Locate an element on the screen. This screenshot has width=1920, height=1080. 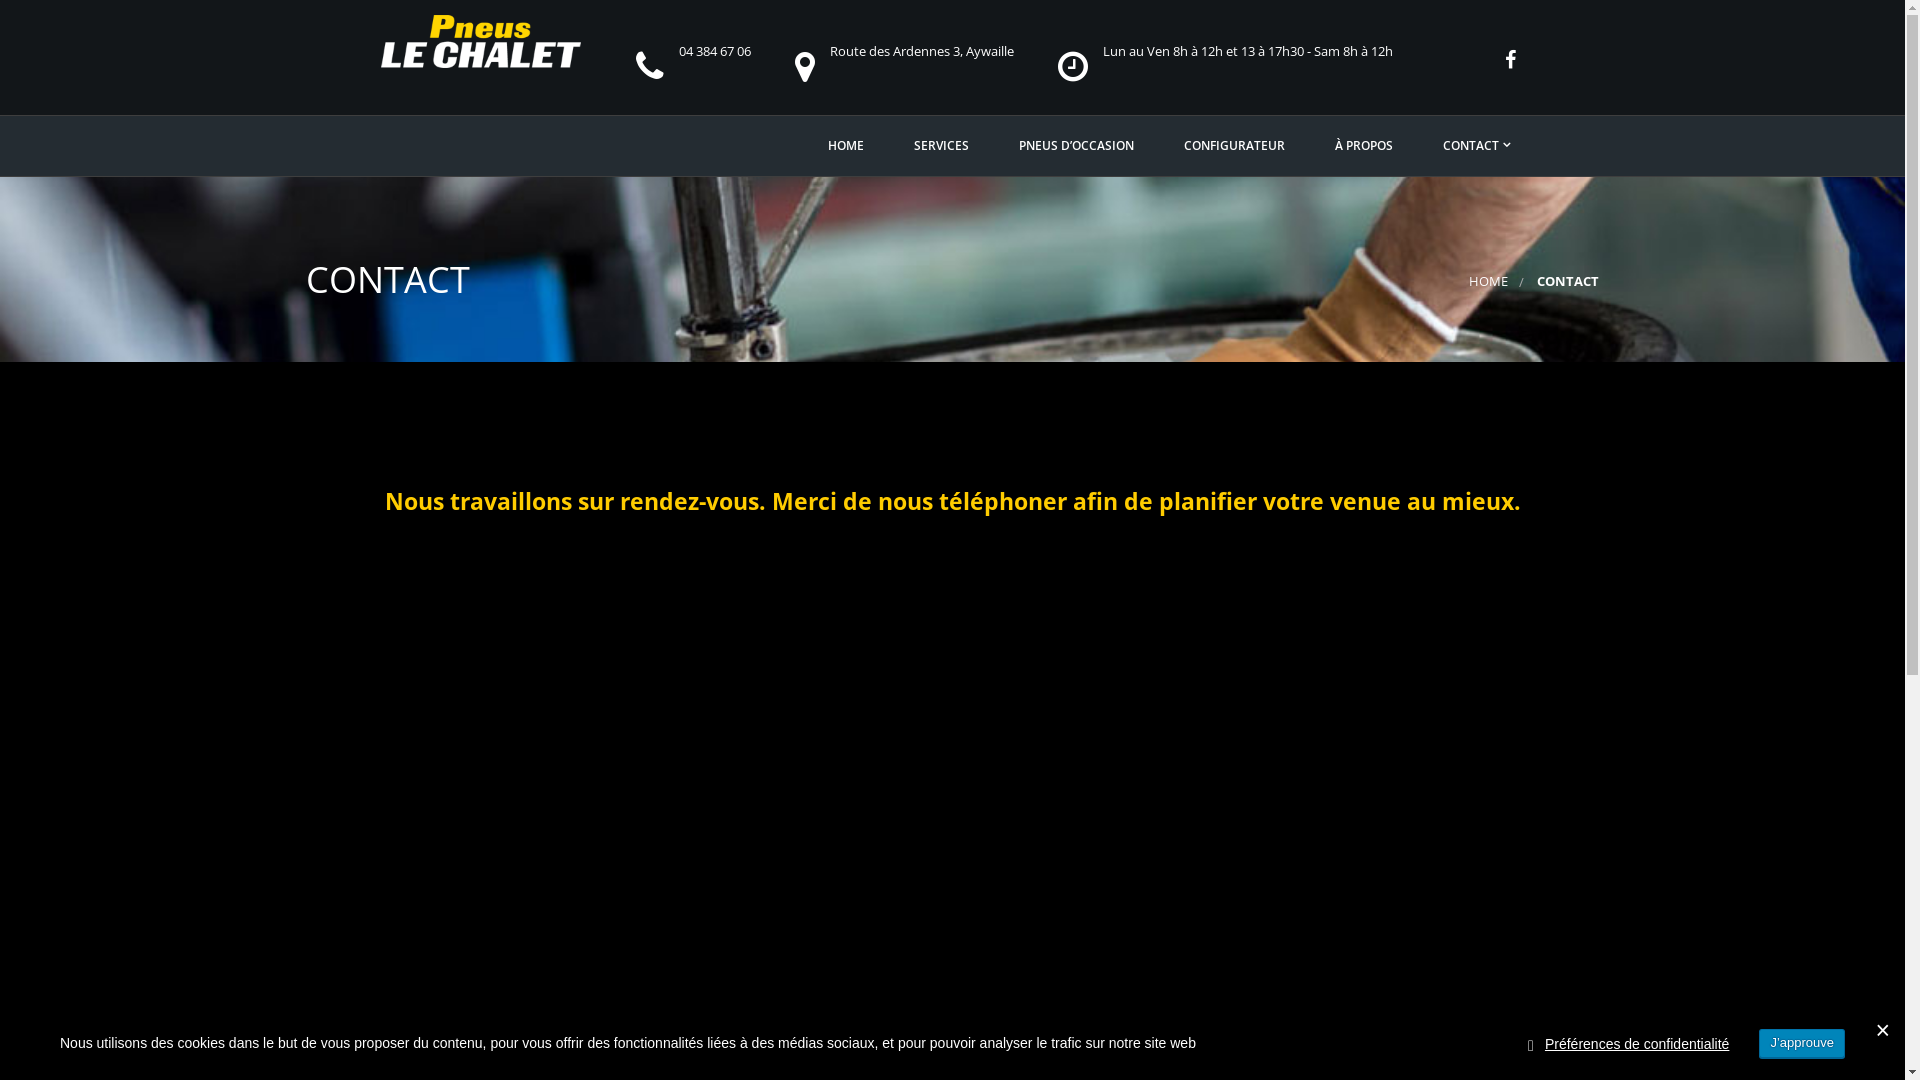
'Le chalet pneus' is located at coordinates (480, 41).